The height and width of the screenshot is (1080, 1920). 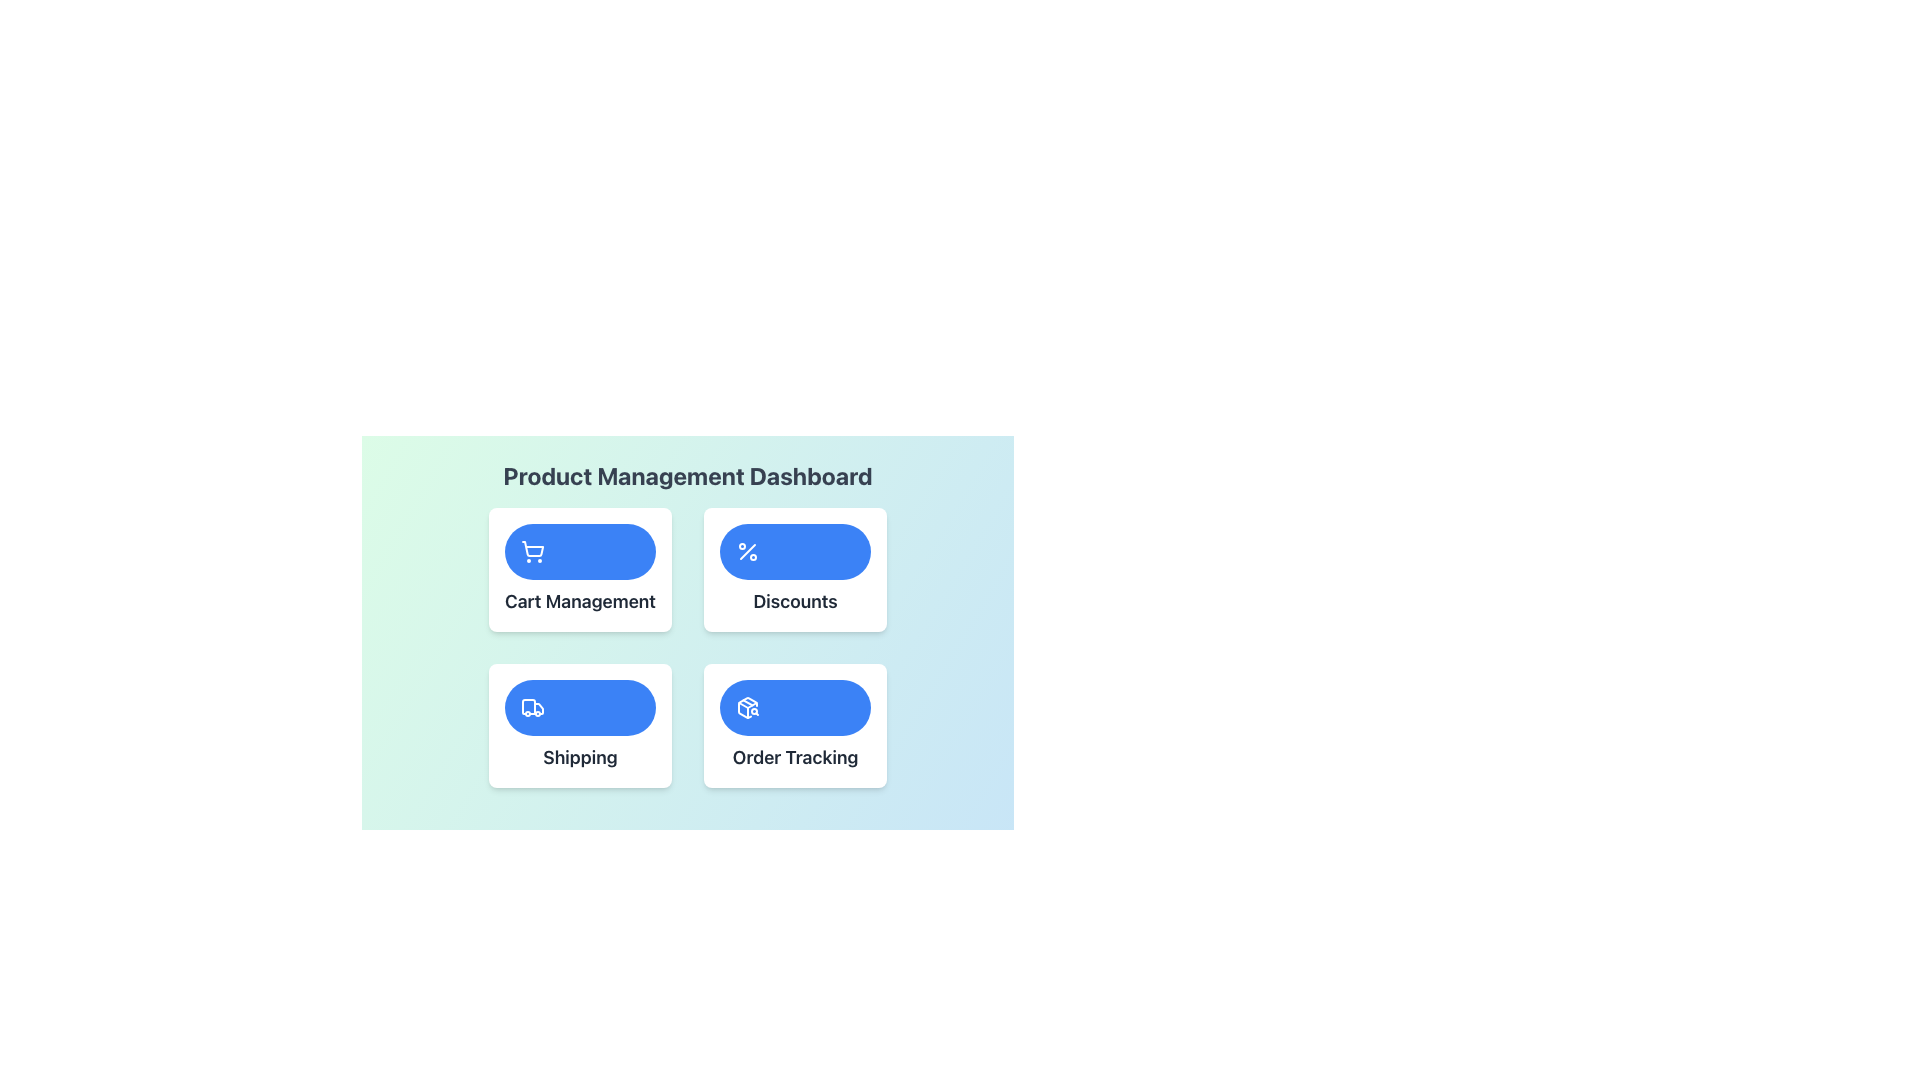 I want to click on text from the 'Shipping' section text label located at the bottom-left of the grid layout in the product dashboard interface, situated just below the truck icon, so click(x=579, y=758).